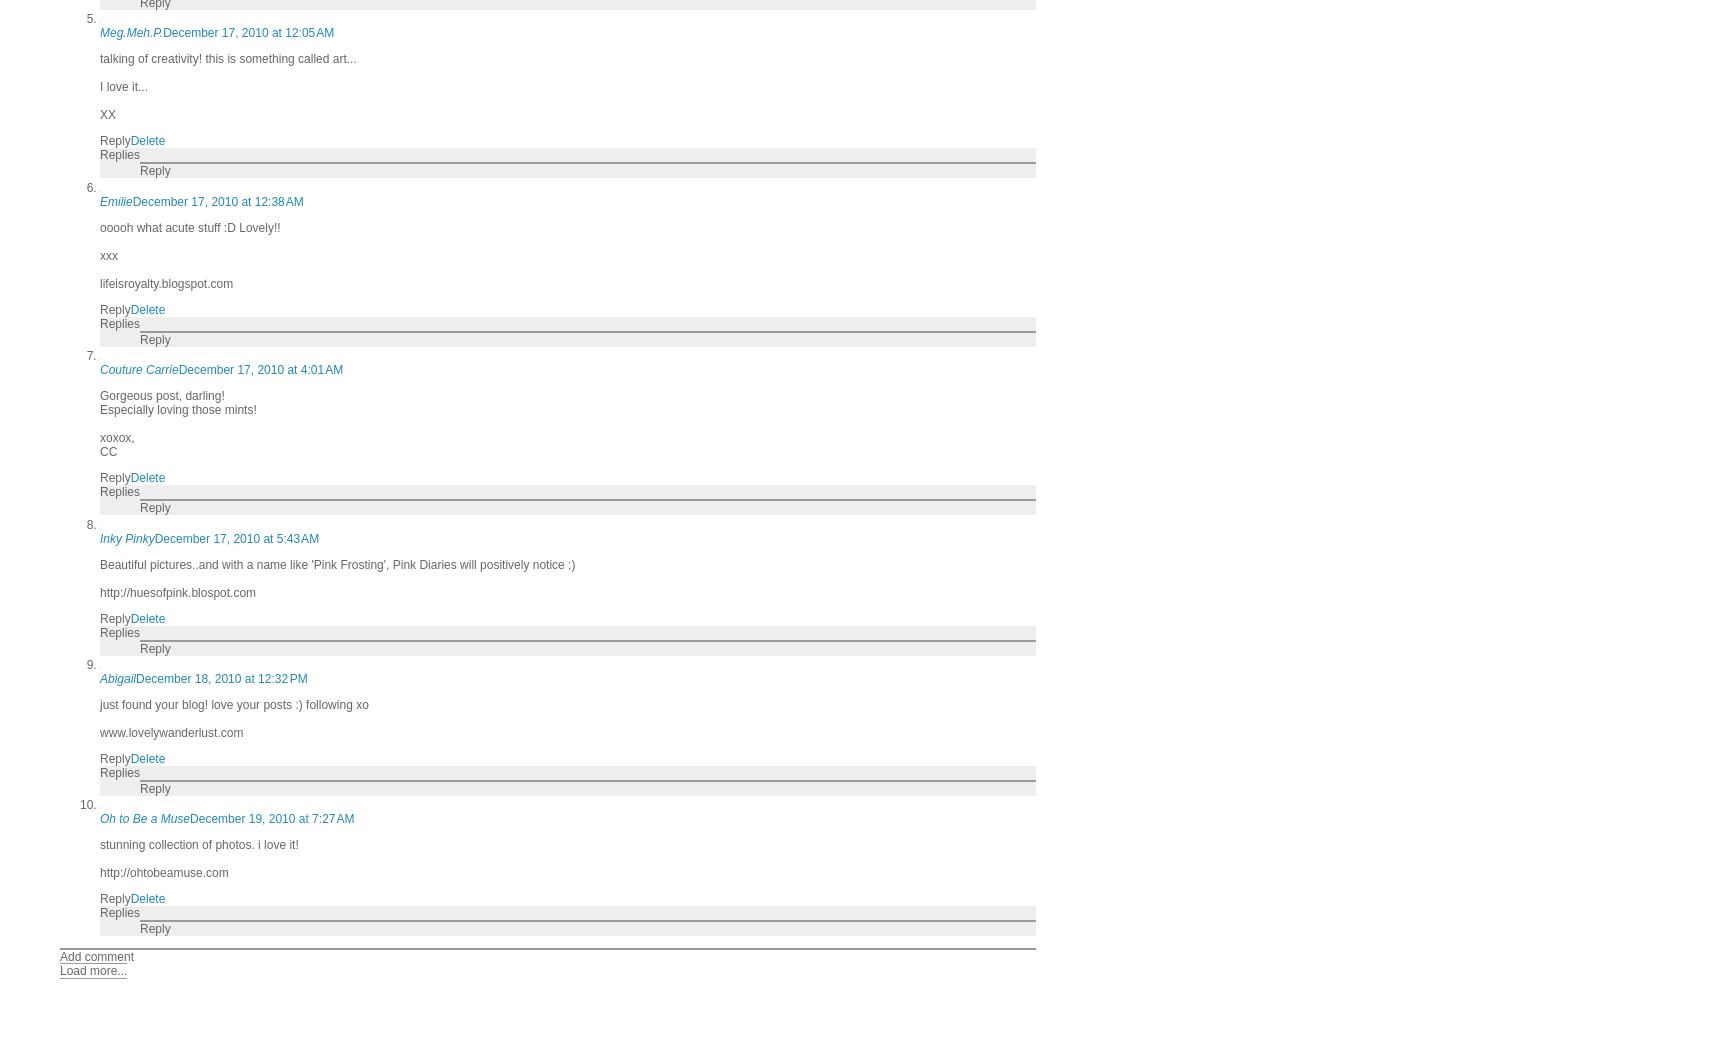 The image size is (1734, 1063). I want to click on 'just found your blog! love your posts :) following xo', so click(233, 703).